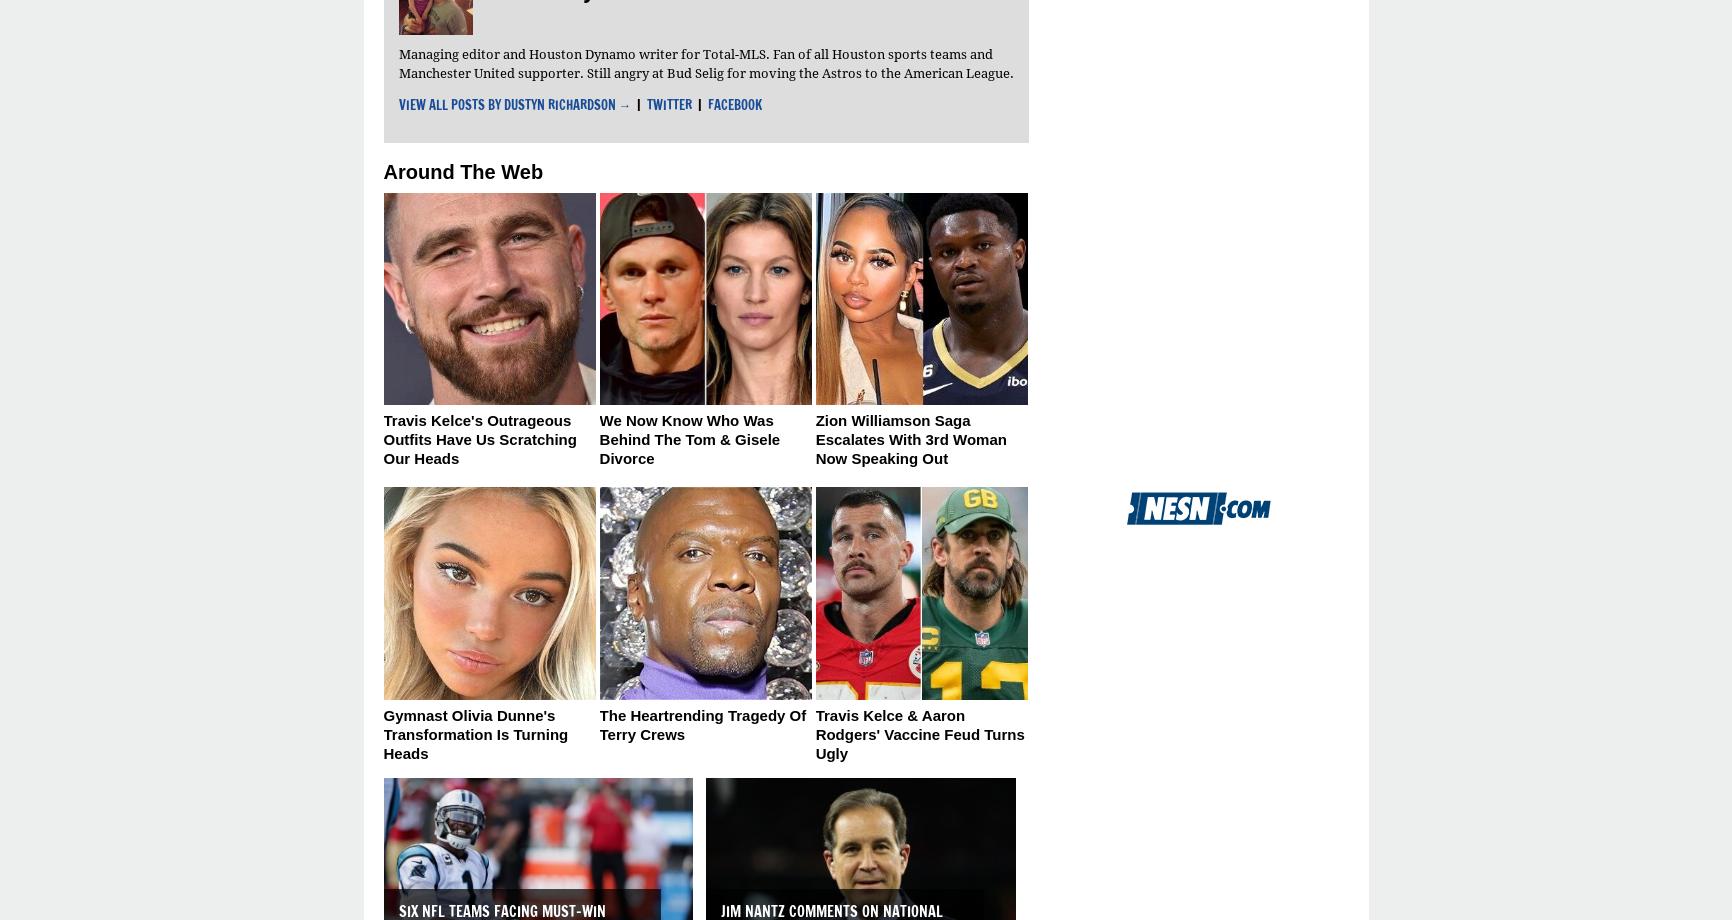 This screenshot has width=1732, height=920. I want to click on 'Travis Kelce & Aaron Rodgers' Vaccine Feud Turns Ugly', so click(919, 734).